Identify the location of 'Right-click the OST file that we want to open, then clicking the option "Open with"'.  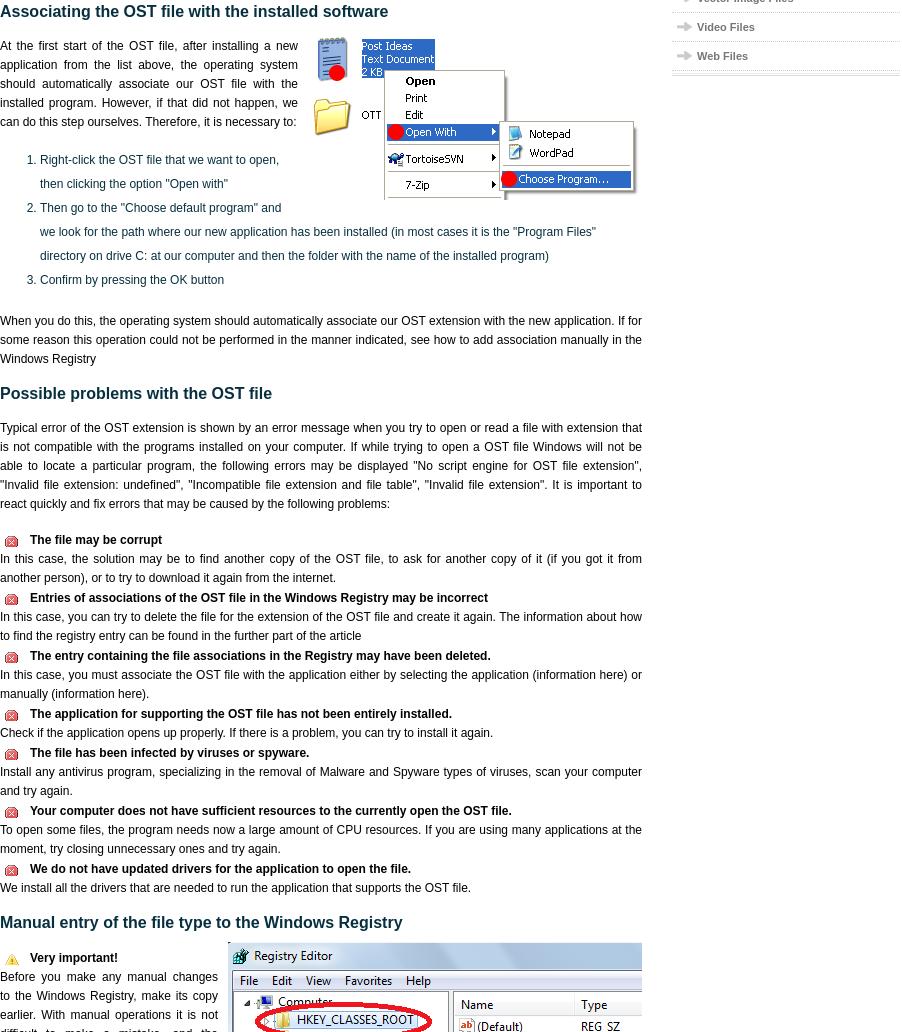
(158, 171).